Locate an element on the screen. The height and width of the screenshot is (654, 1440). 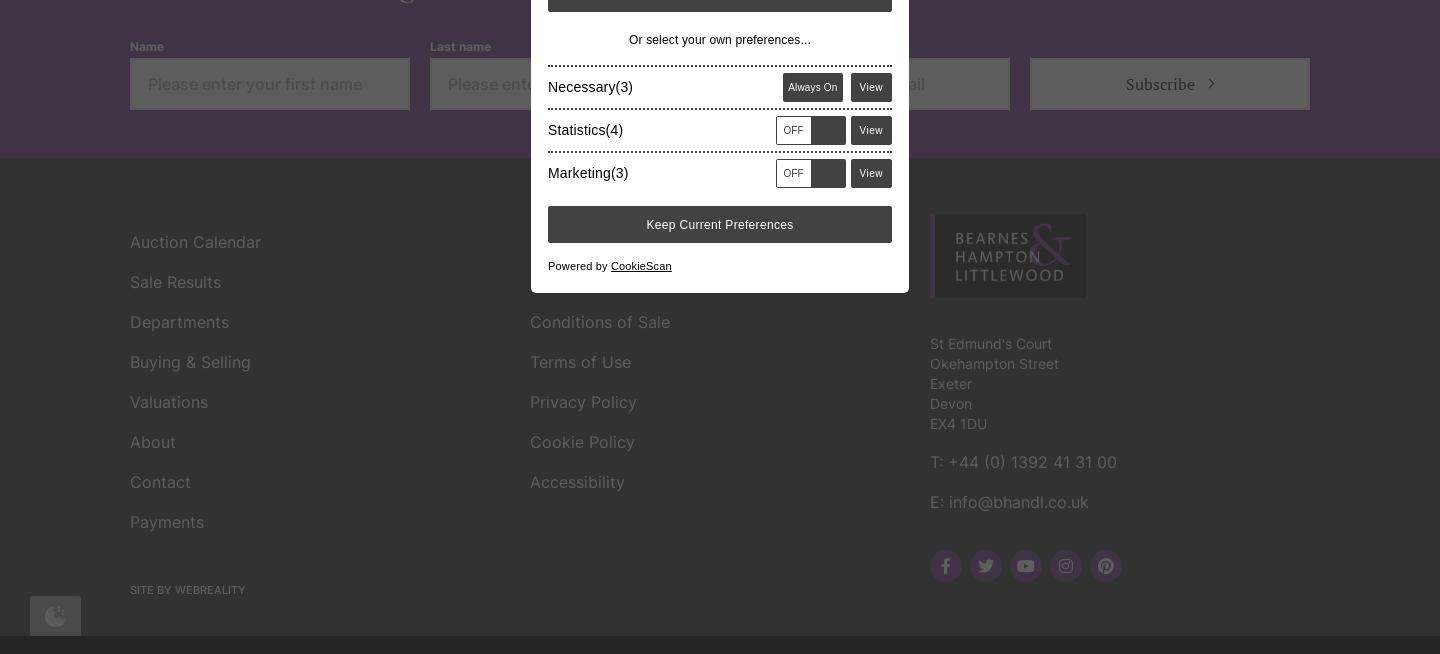
'Privacy Policy' is located at coordinates (529, 112).